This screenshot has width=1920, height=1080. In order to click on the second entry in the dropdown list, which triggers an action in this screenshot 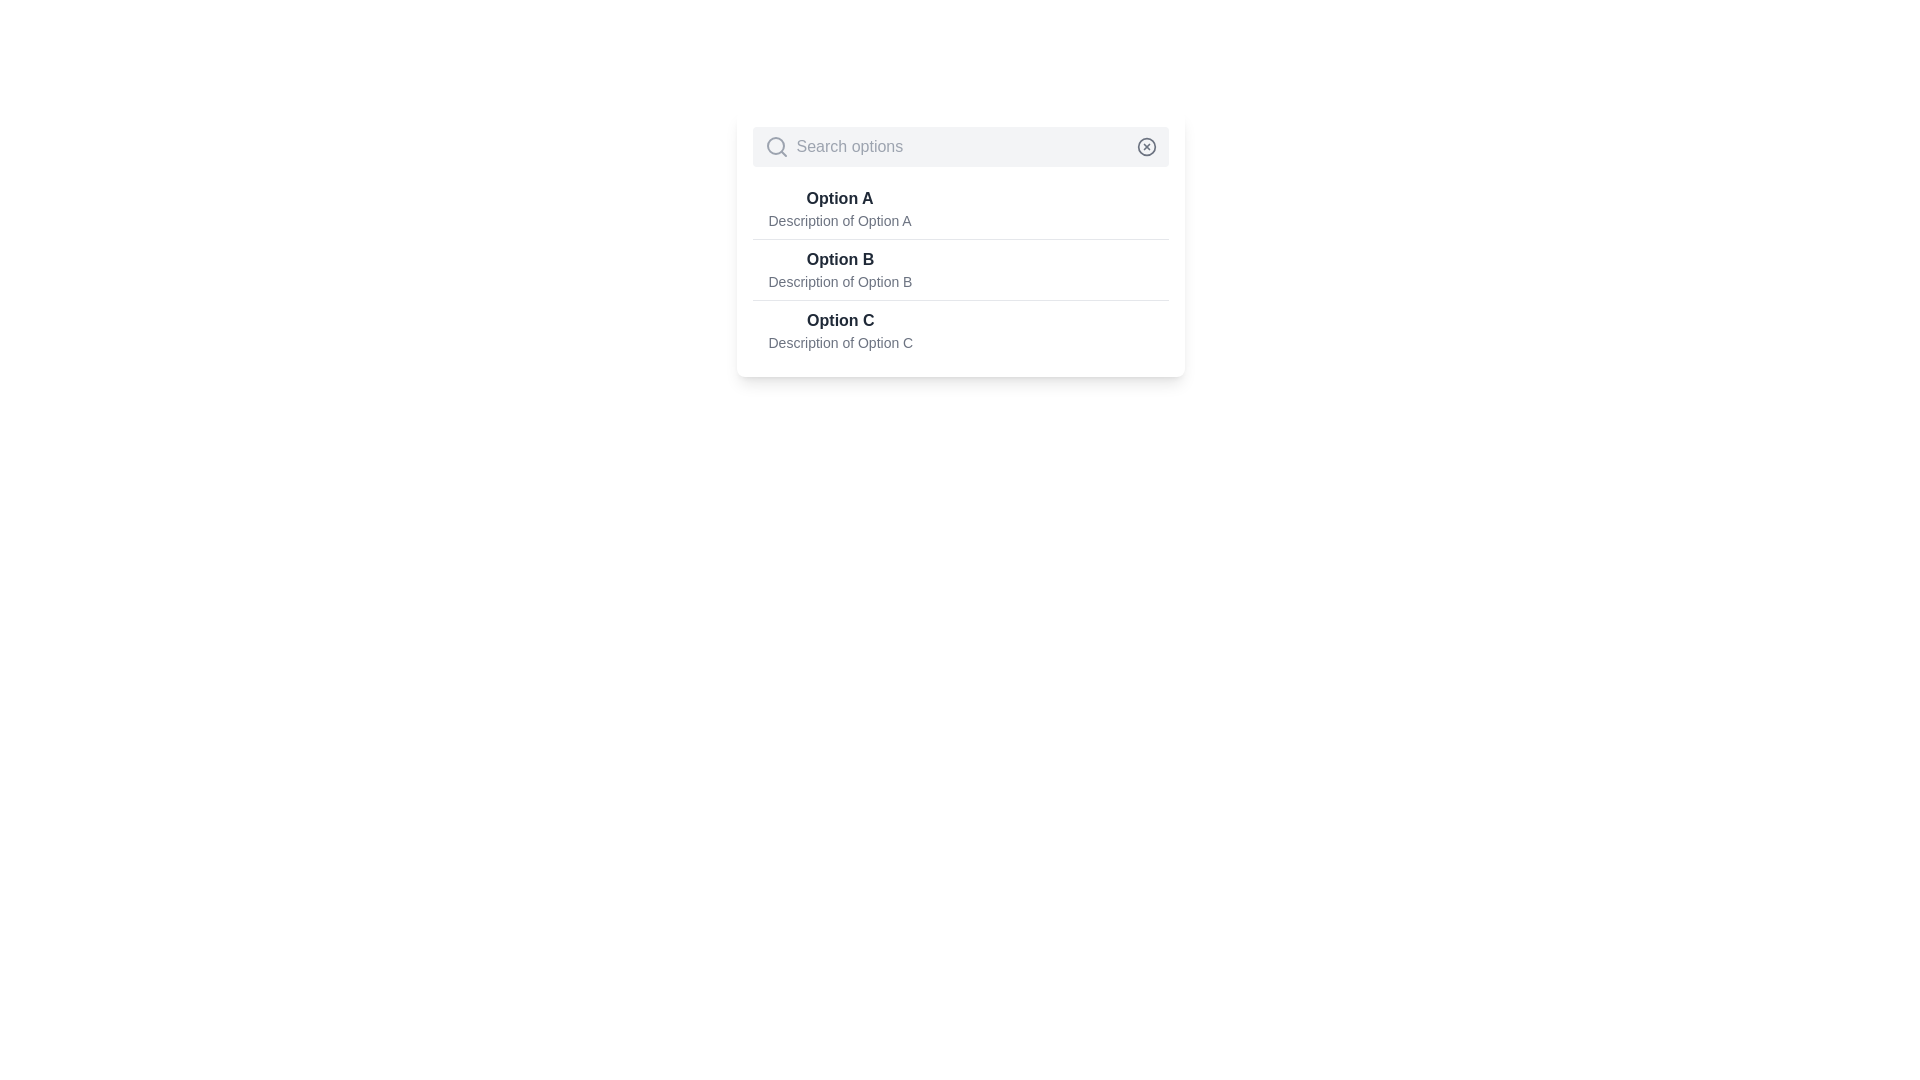, I will do `click(840, 270)`.